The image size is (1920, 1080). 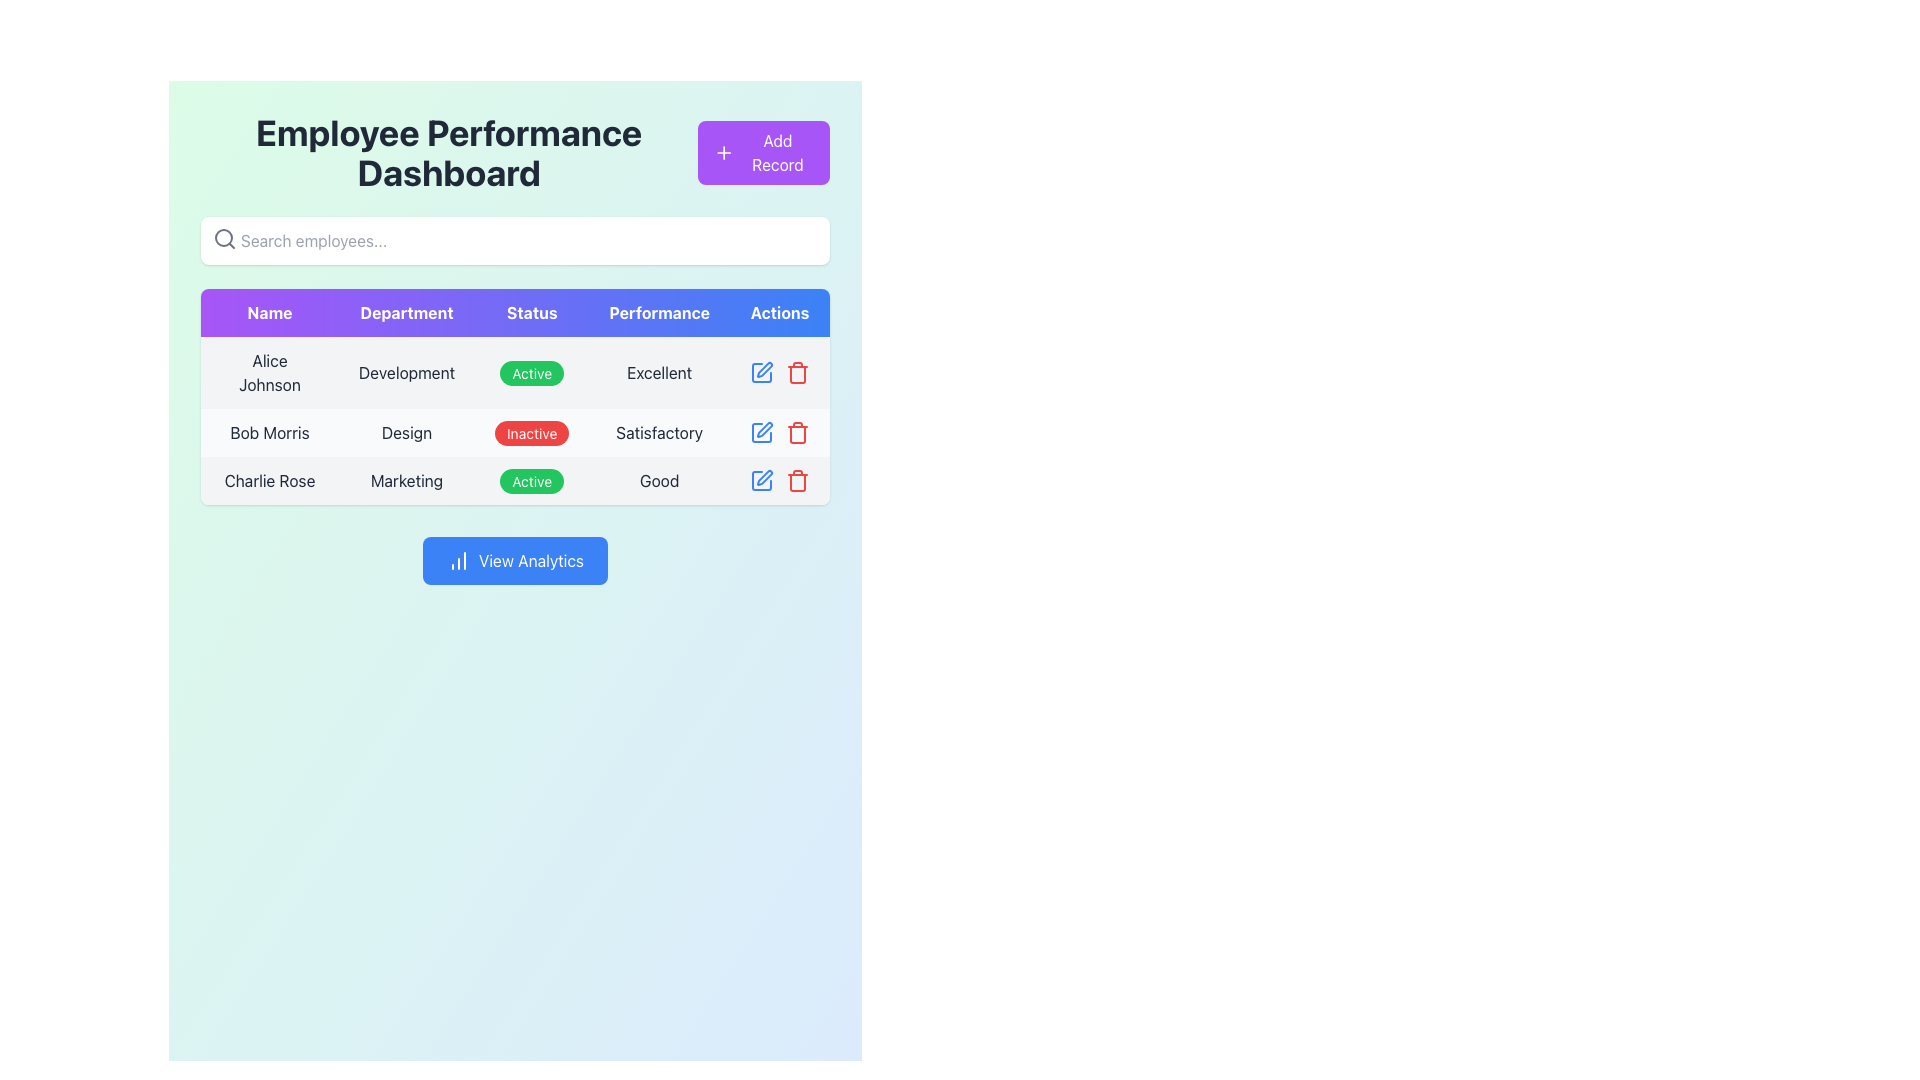 What do you see at coordinates (406, 481) in the screenshot?
I see `the table cell displaying the department 'Marketing' for employee 'Charlie Rose' in the second column of the table` at bounding box center [406, 481].